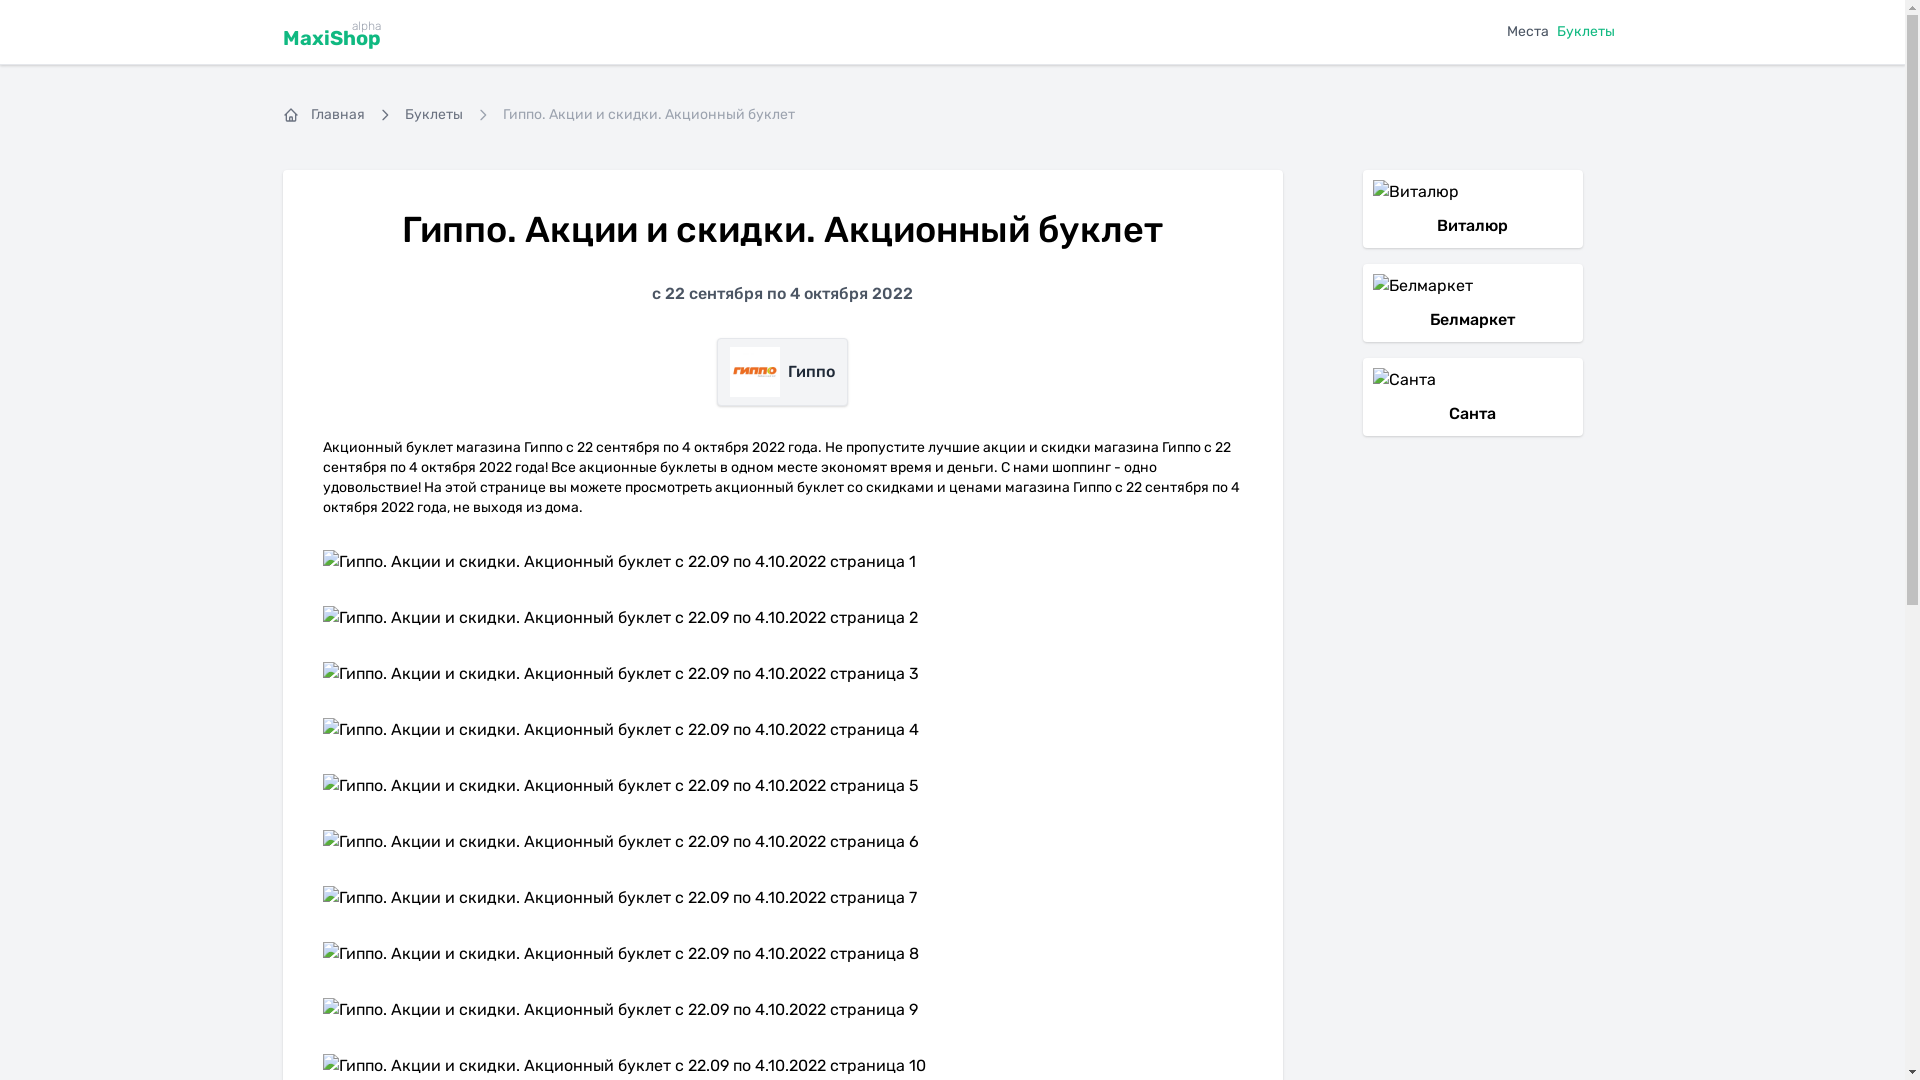  I want to click on 'MaxiShop', so click(331, 38).